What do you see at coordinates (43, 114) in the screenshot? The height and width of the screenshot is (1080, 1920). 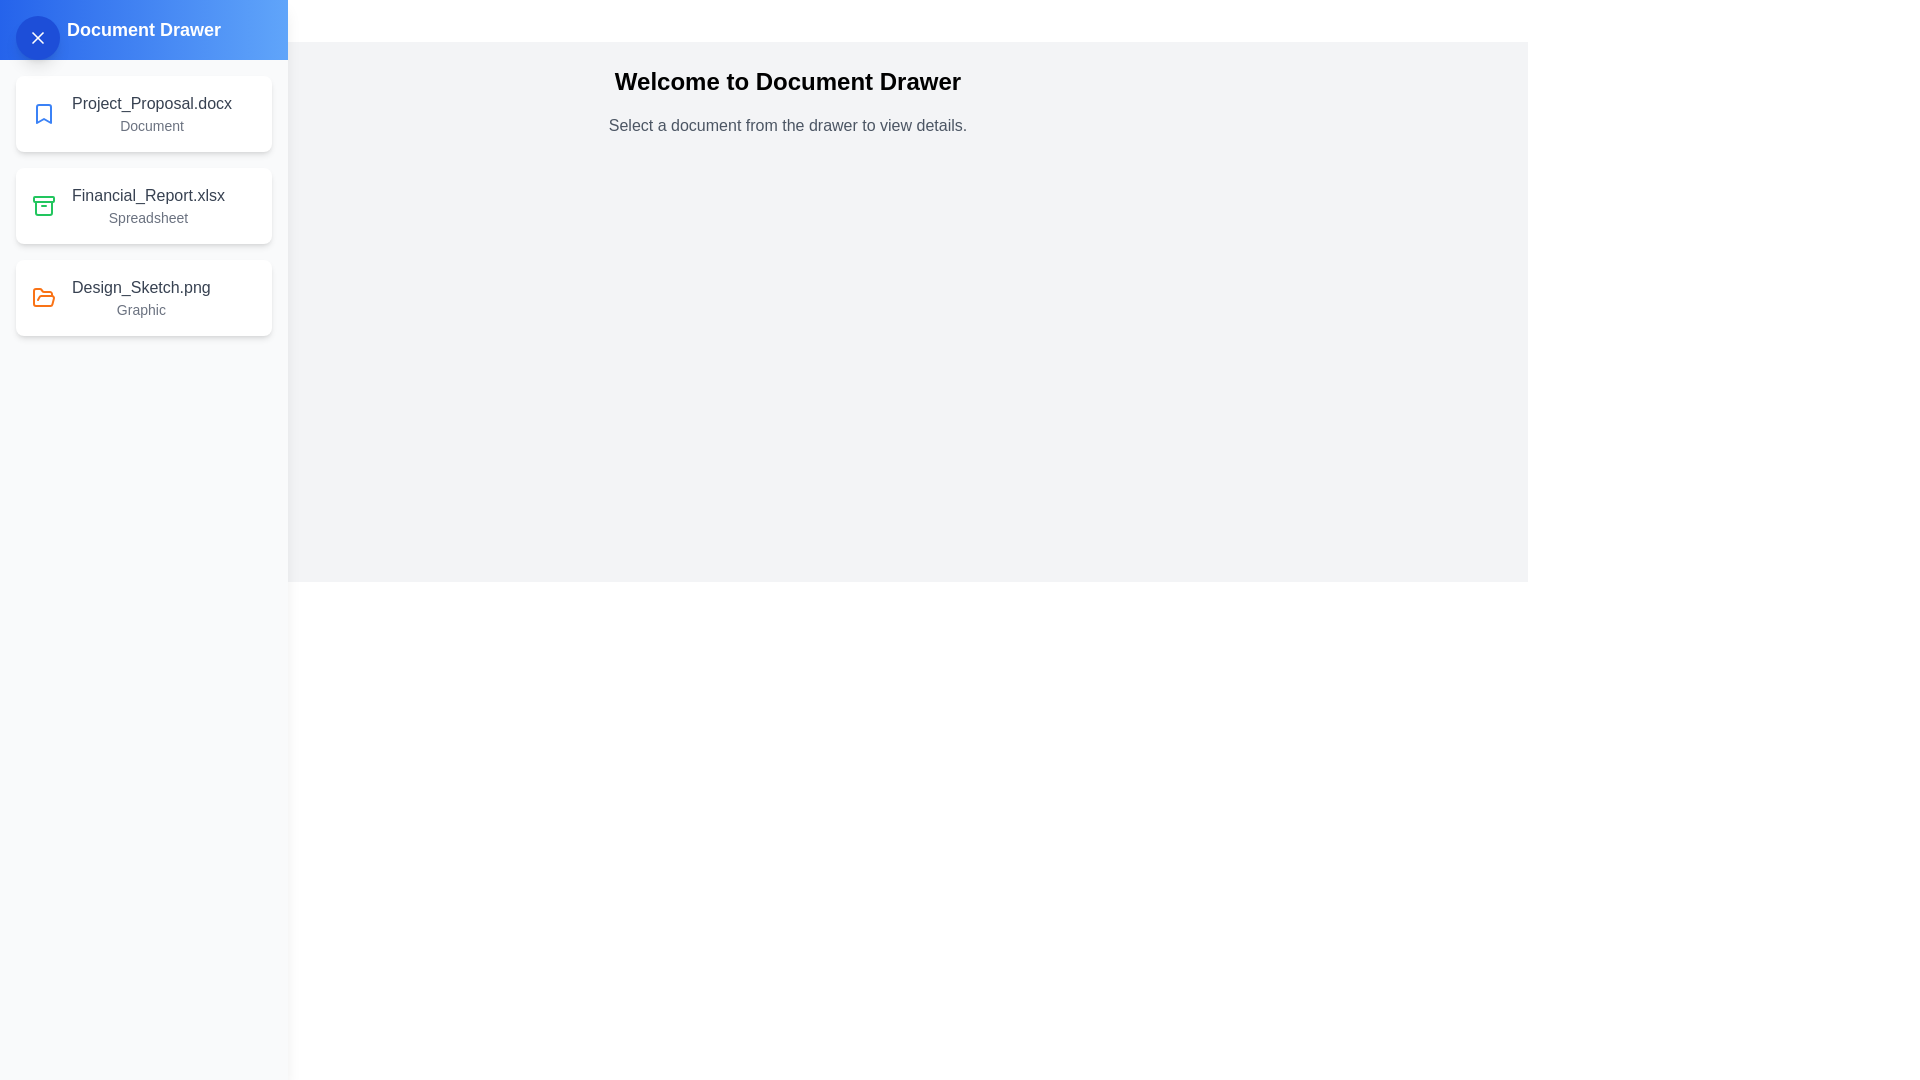 I see `the icon associated with the document Project_Proposal.docx` at bounding box center [43, 114].